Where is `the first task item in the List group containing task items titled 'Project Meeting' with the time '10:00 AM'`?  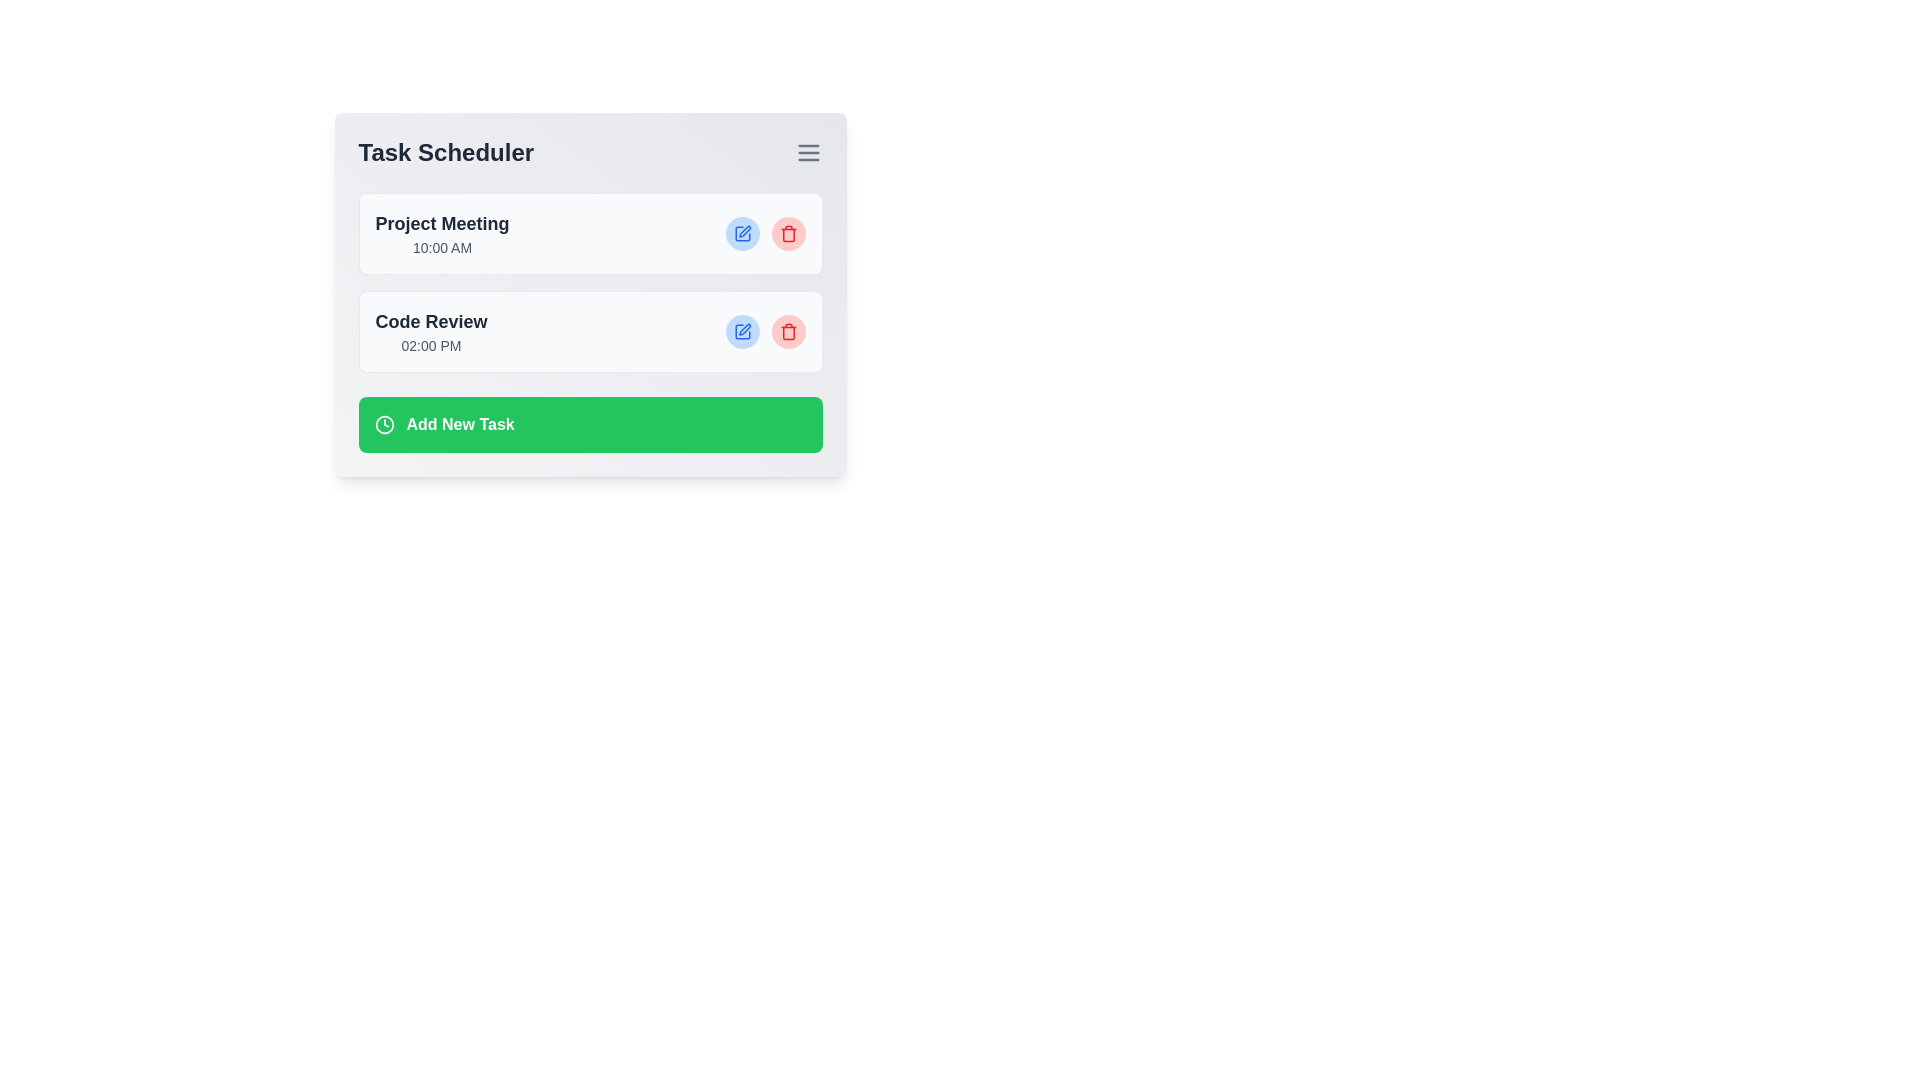 the first task item in the List group containing task items titled 'Project Meeting' with the time '10:00 AM' is located at coordinates (589, 282).